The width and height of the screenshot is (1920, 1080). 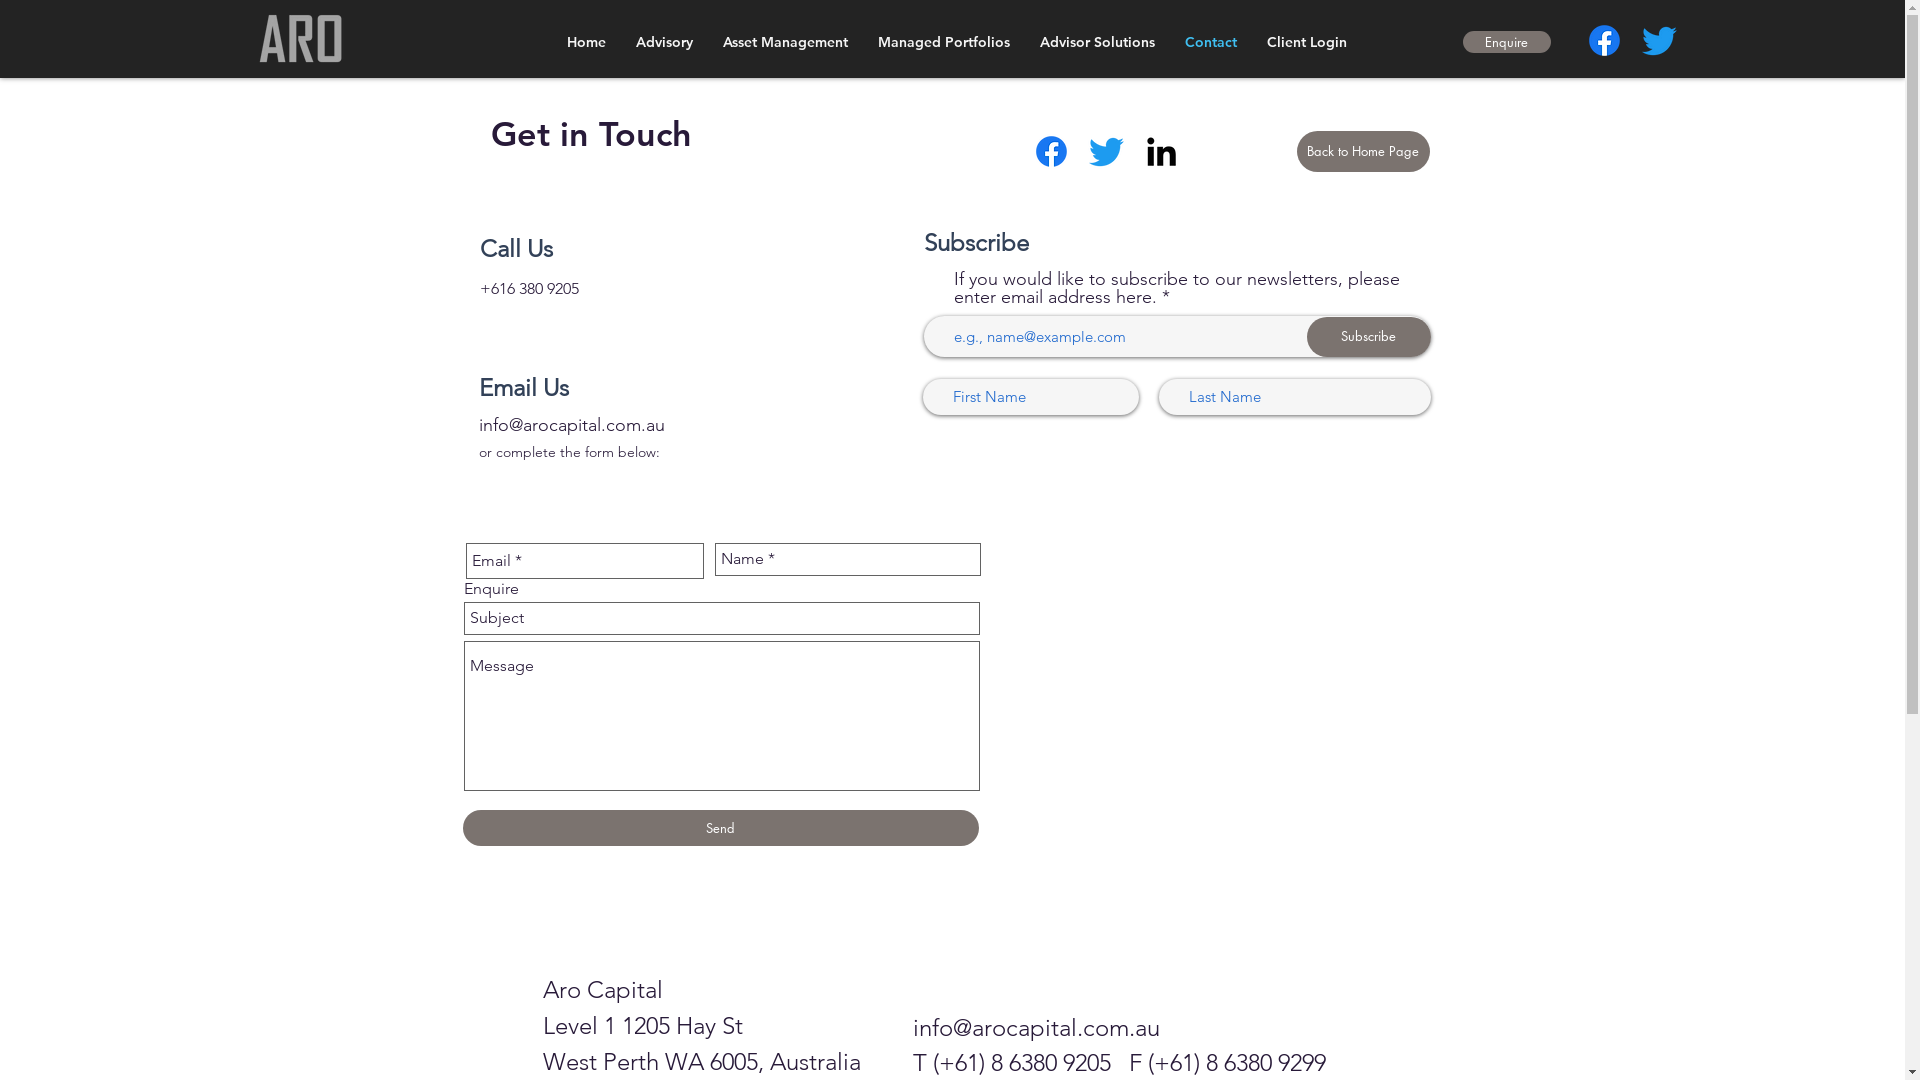 What do you see at coordinates (784, 42) in the screenshot?
I see `'Asset Management'` at bounding box center [784, 42].